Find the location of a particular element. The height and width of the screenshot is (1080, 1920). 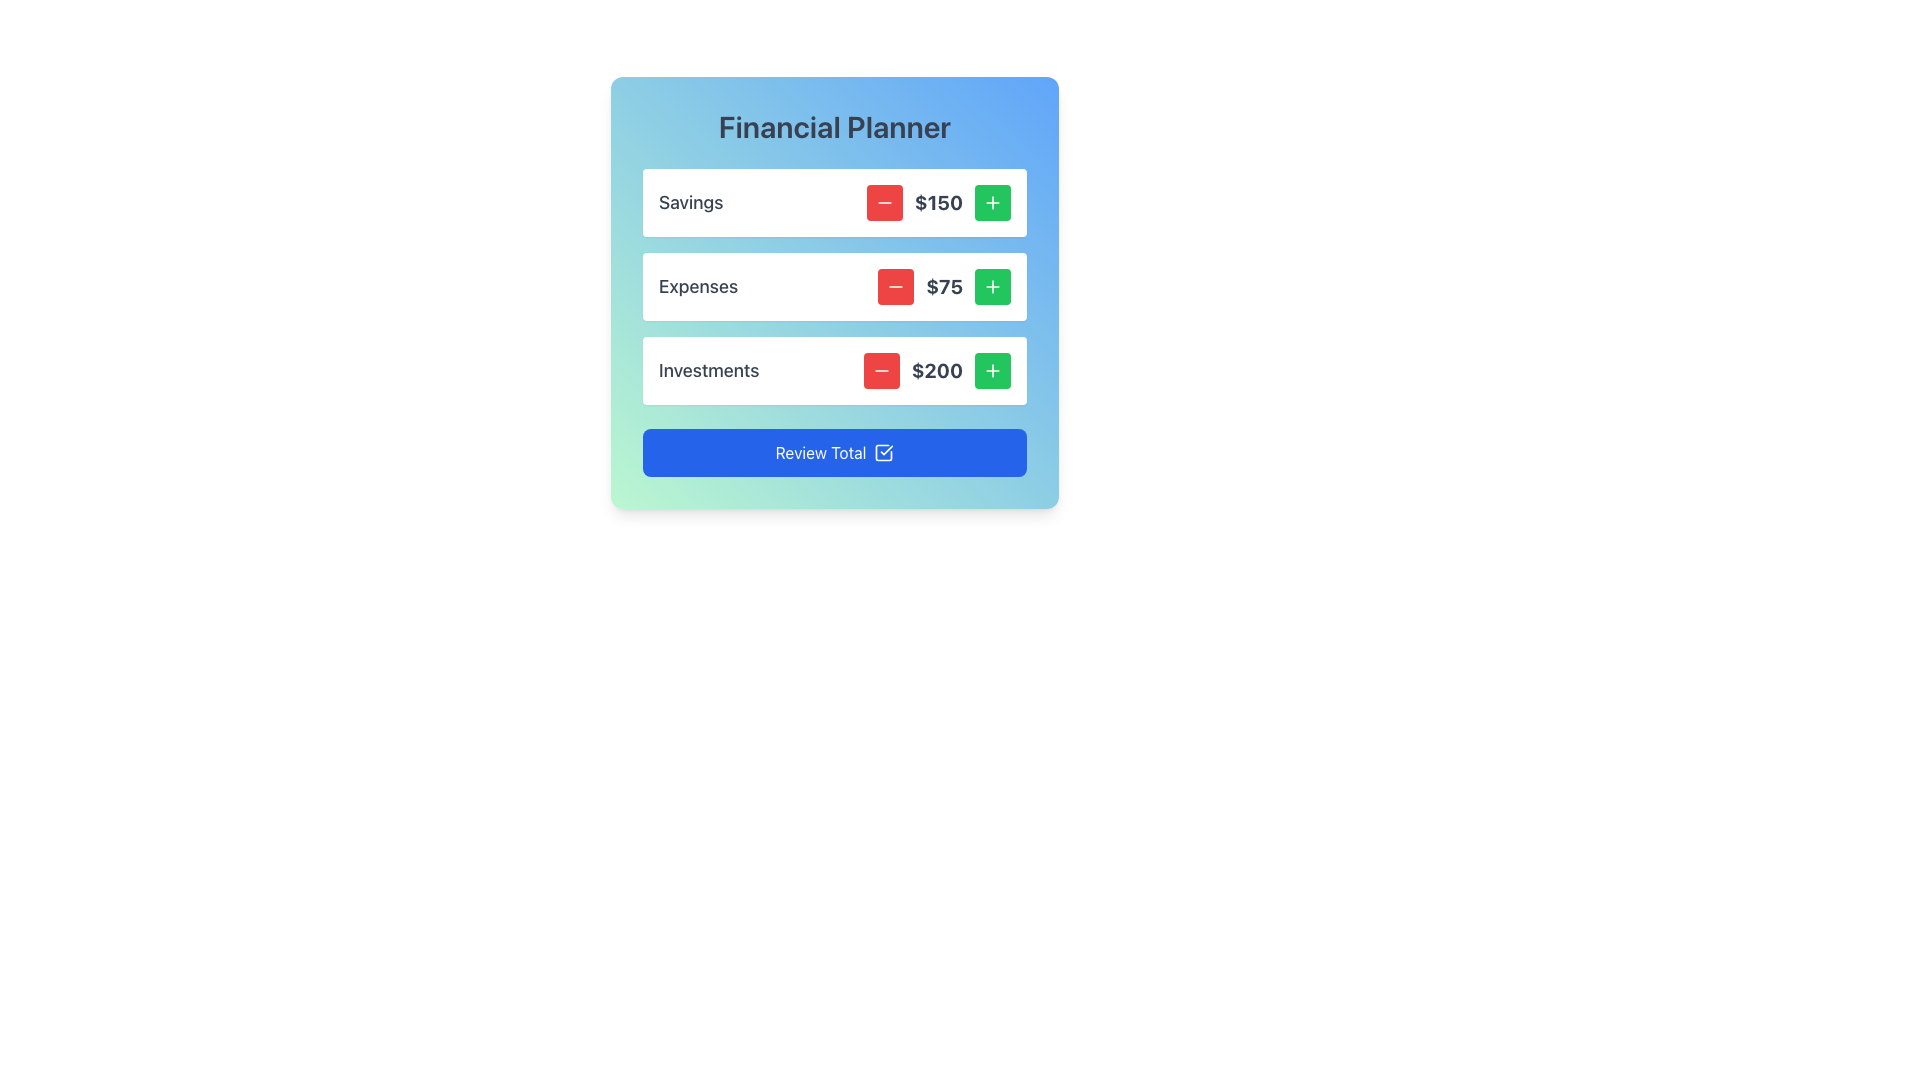

the numeric display showing the monetary value for the 'Expenses' category, located between the red subtract button and the green add button is located at coordinates (943, 286).